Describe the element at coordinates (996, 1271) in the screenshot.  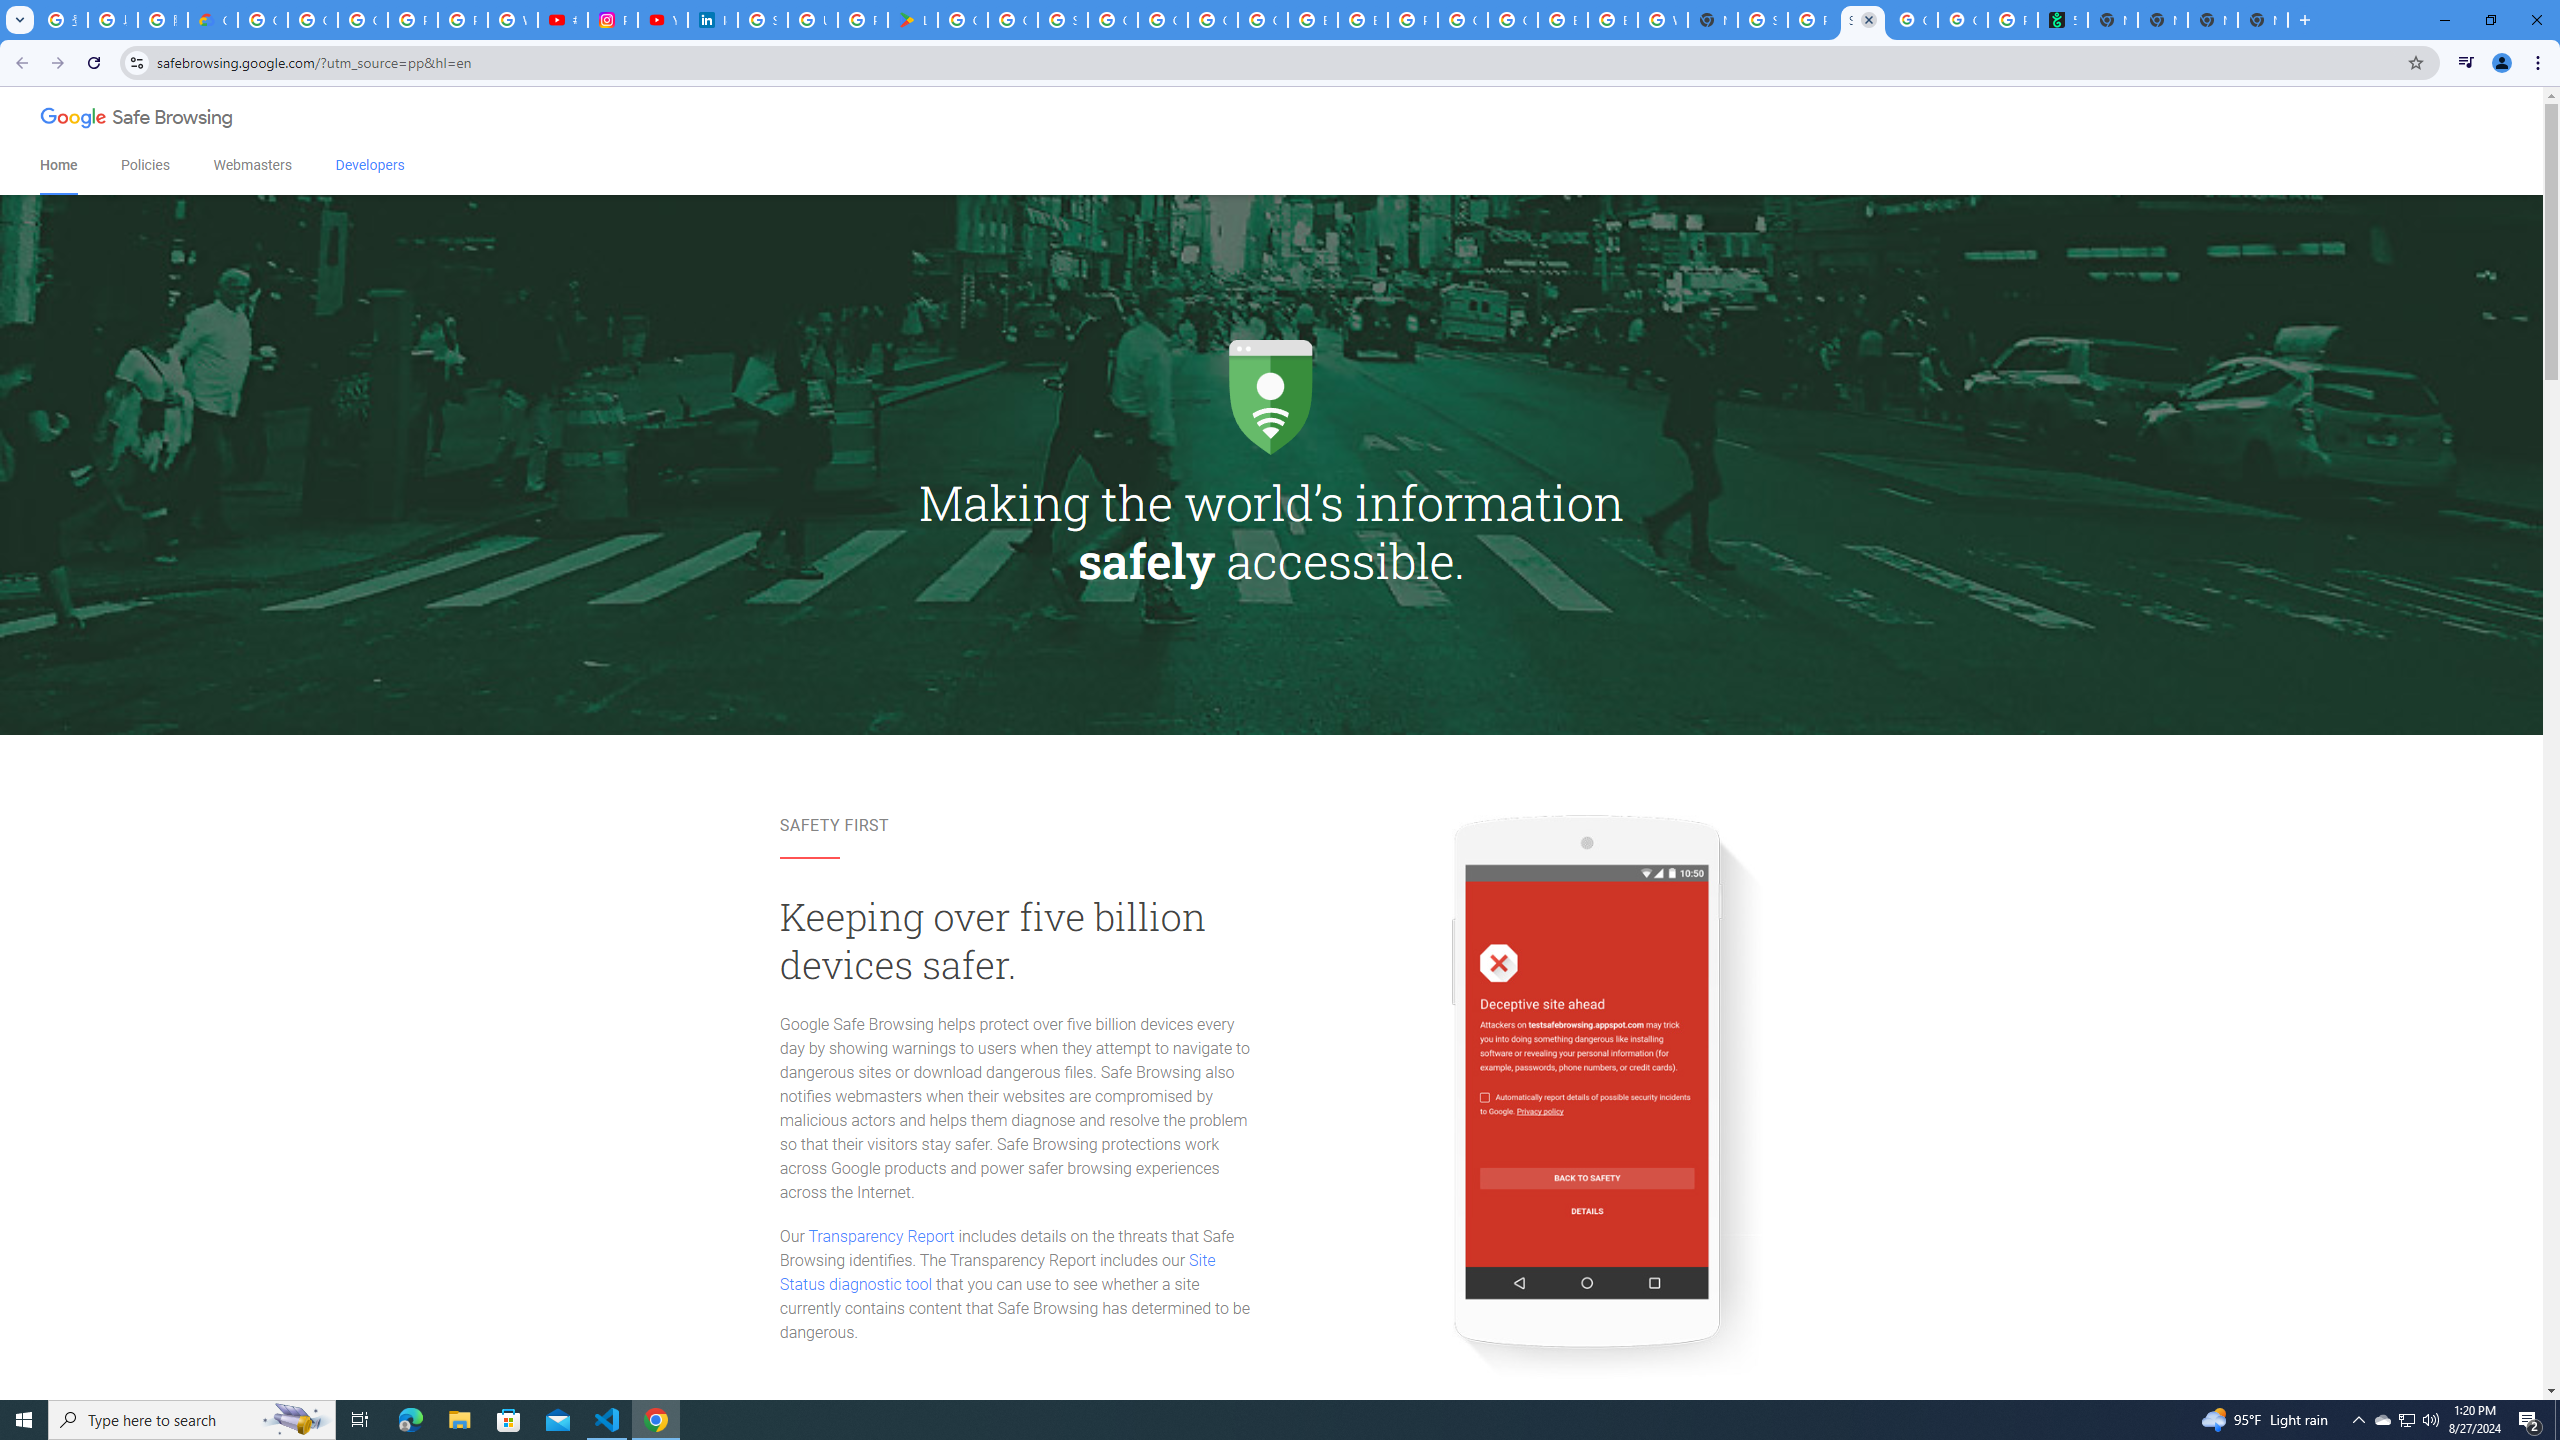
I see `'Site Status diagnostic tool'` at that location.